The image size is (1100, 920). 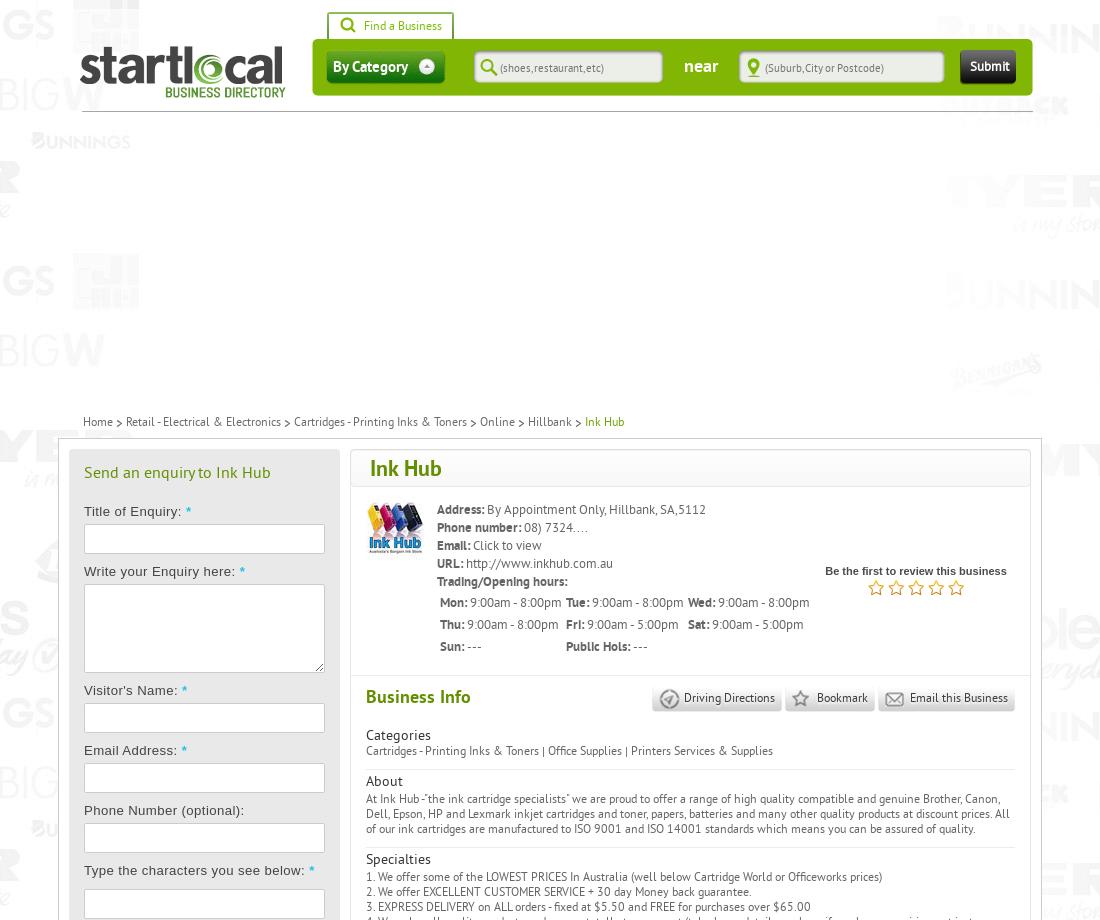 What do you see at coordinates (667, 509) in the screenshot?
I see `'SA'` at bounding box center [667, 509].